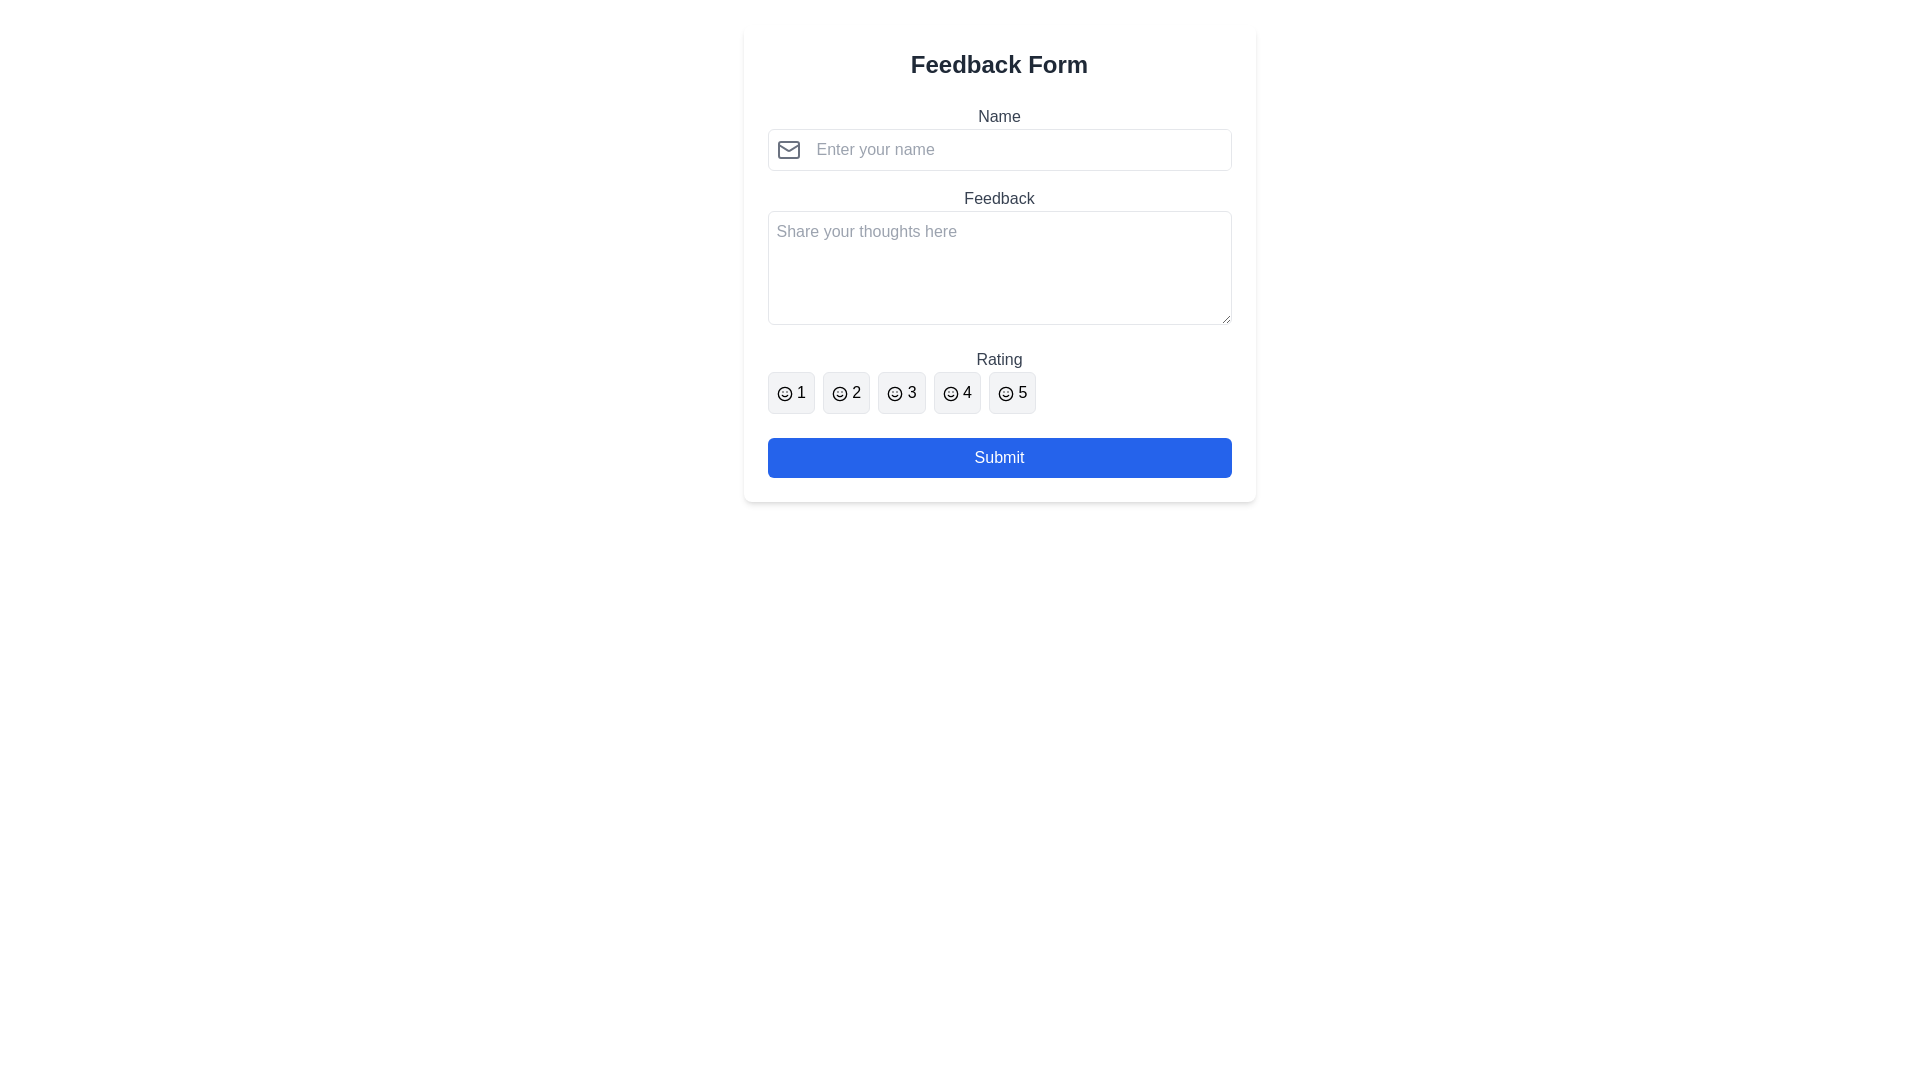  I want to click on the rectangular mail icon with rounded edges located beside the text input for 'Name' on the Feedback Form page, so click(787, 149).